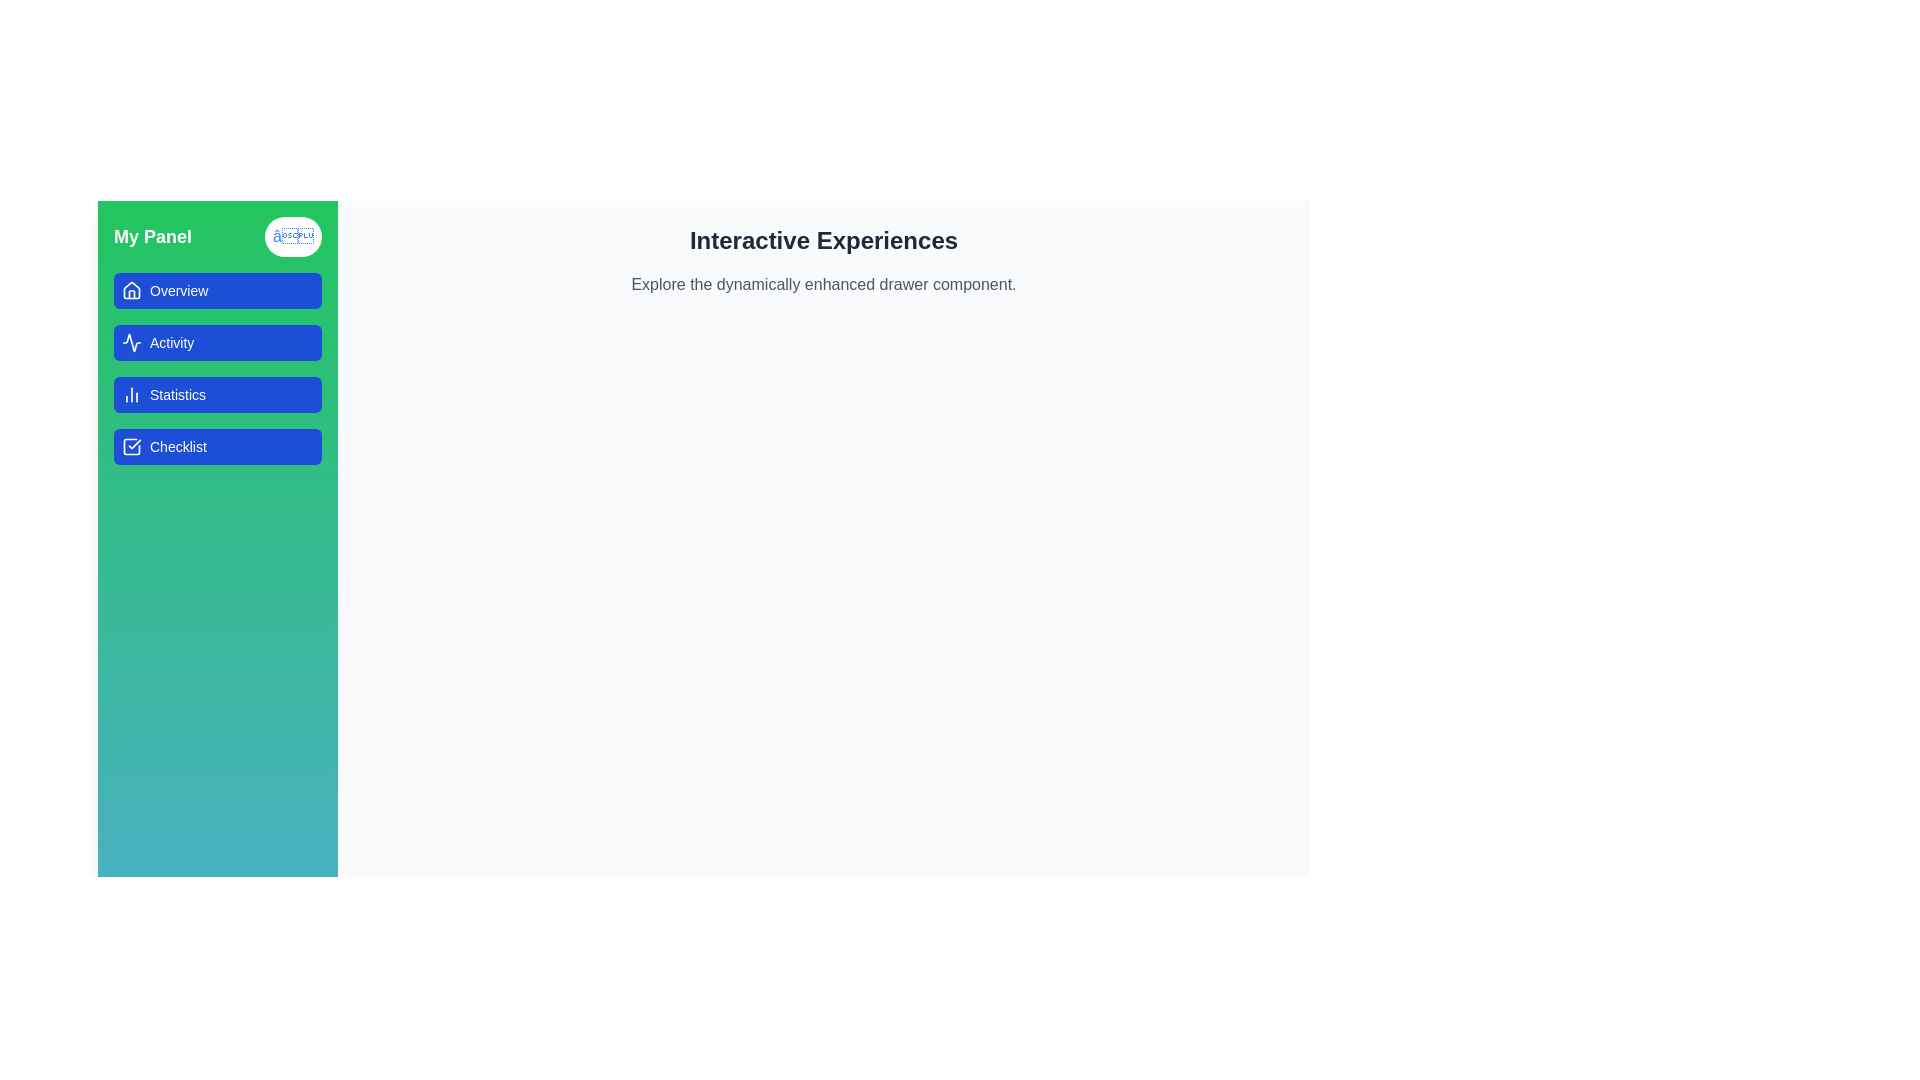 The width and height of the screenshot is (1920, 1080). What do you see at coordinates (824, 239) in the screenshot?
I see `the Text Label that serves as a title or heading, located above the descriptive text 'Explore the dynamically enhanced drawer component.'` at bounding box center [824, 239].